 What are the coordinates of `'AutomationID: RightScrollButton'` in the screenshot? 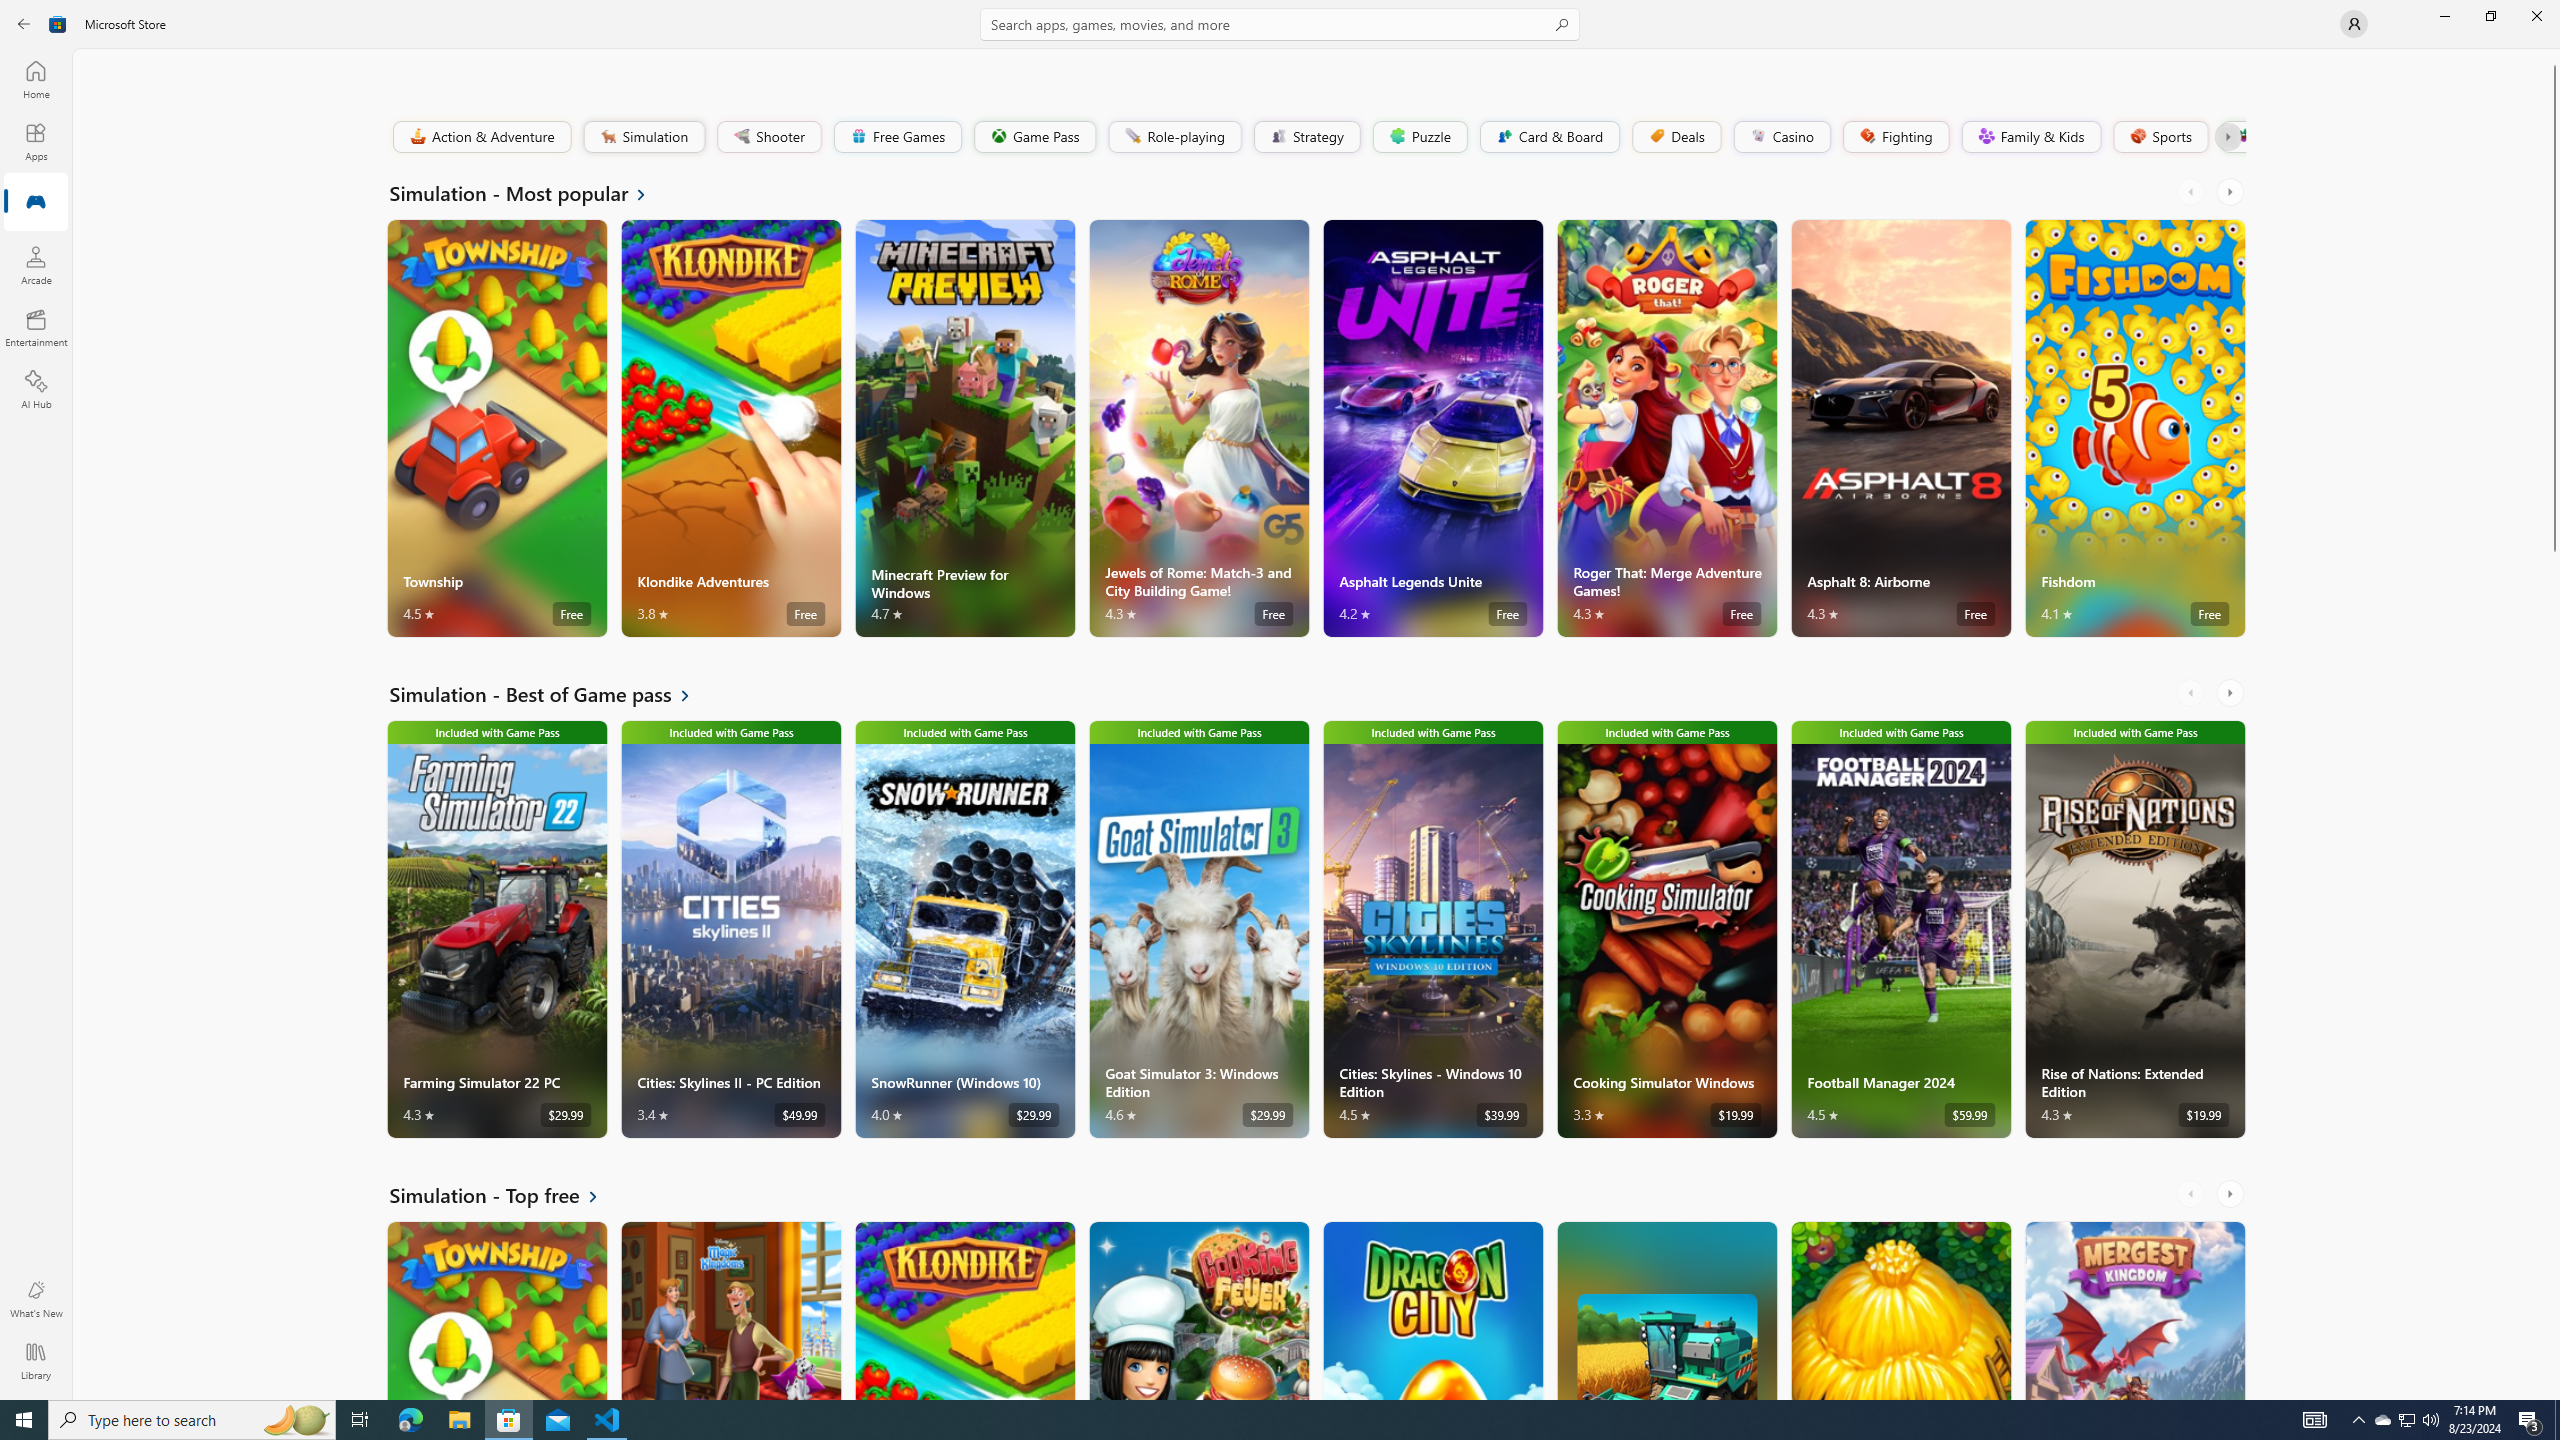 It's located at (2231, 1192).